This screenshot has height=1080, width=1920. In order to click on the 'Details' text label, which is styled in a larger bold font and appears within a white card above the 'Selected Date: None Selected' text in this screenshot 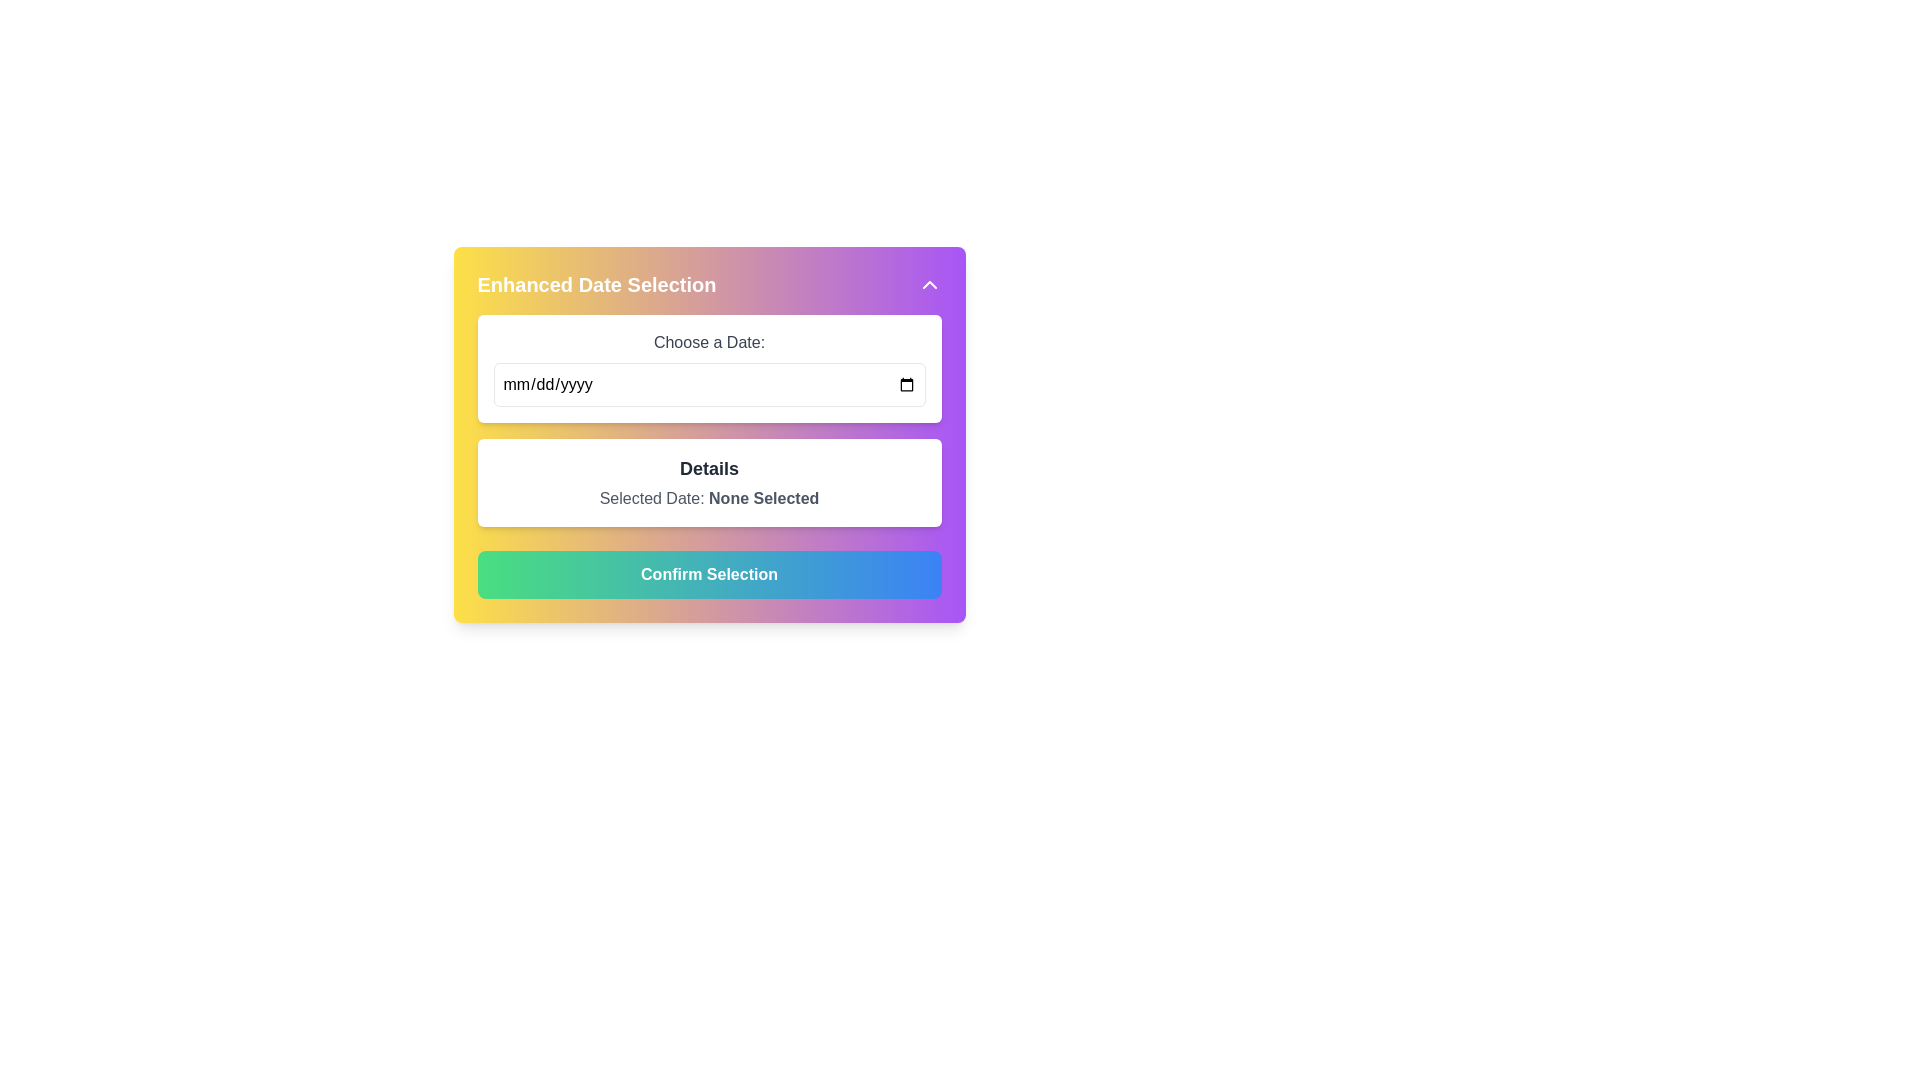, I will do `click(709, 469)`.